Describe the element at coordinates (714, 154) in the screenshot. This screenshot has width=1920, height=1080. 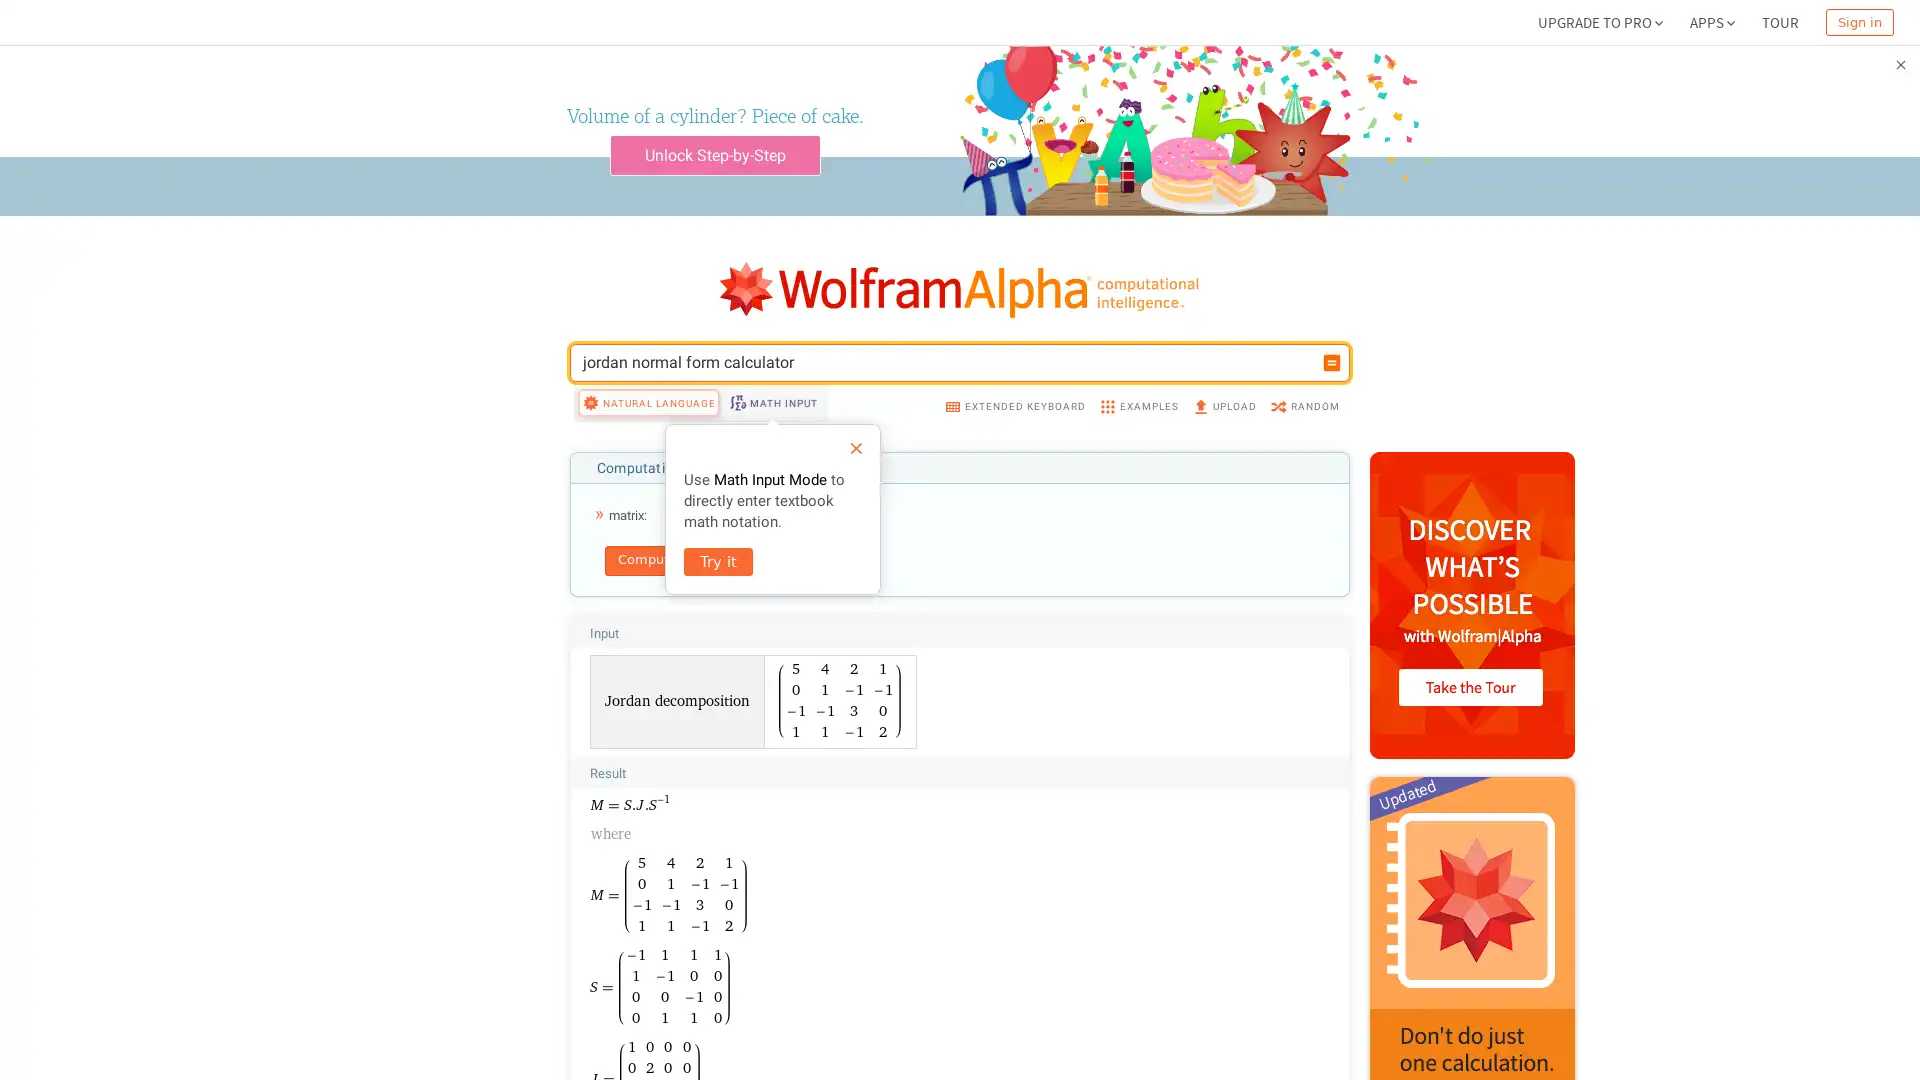
I see `Unlock Step-by-Step` at that location.